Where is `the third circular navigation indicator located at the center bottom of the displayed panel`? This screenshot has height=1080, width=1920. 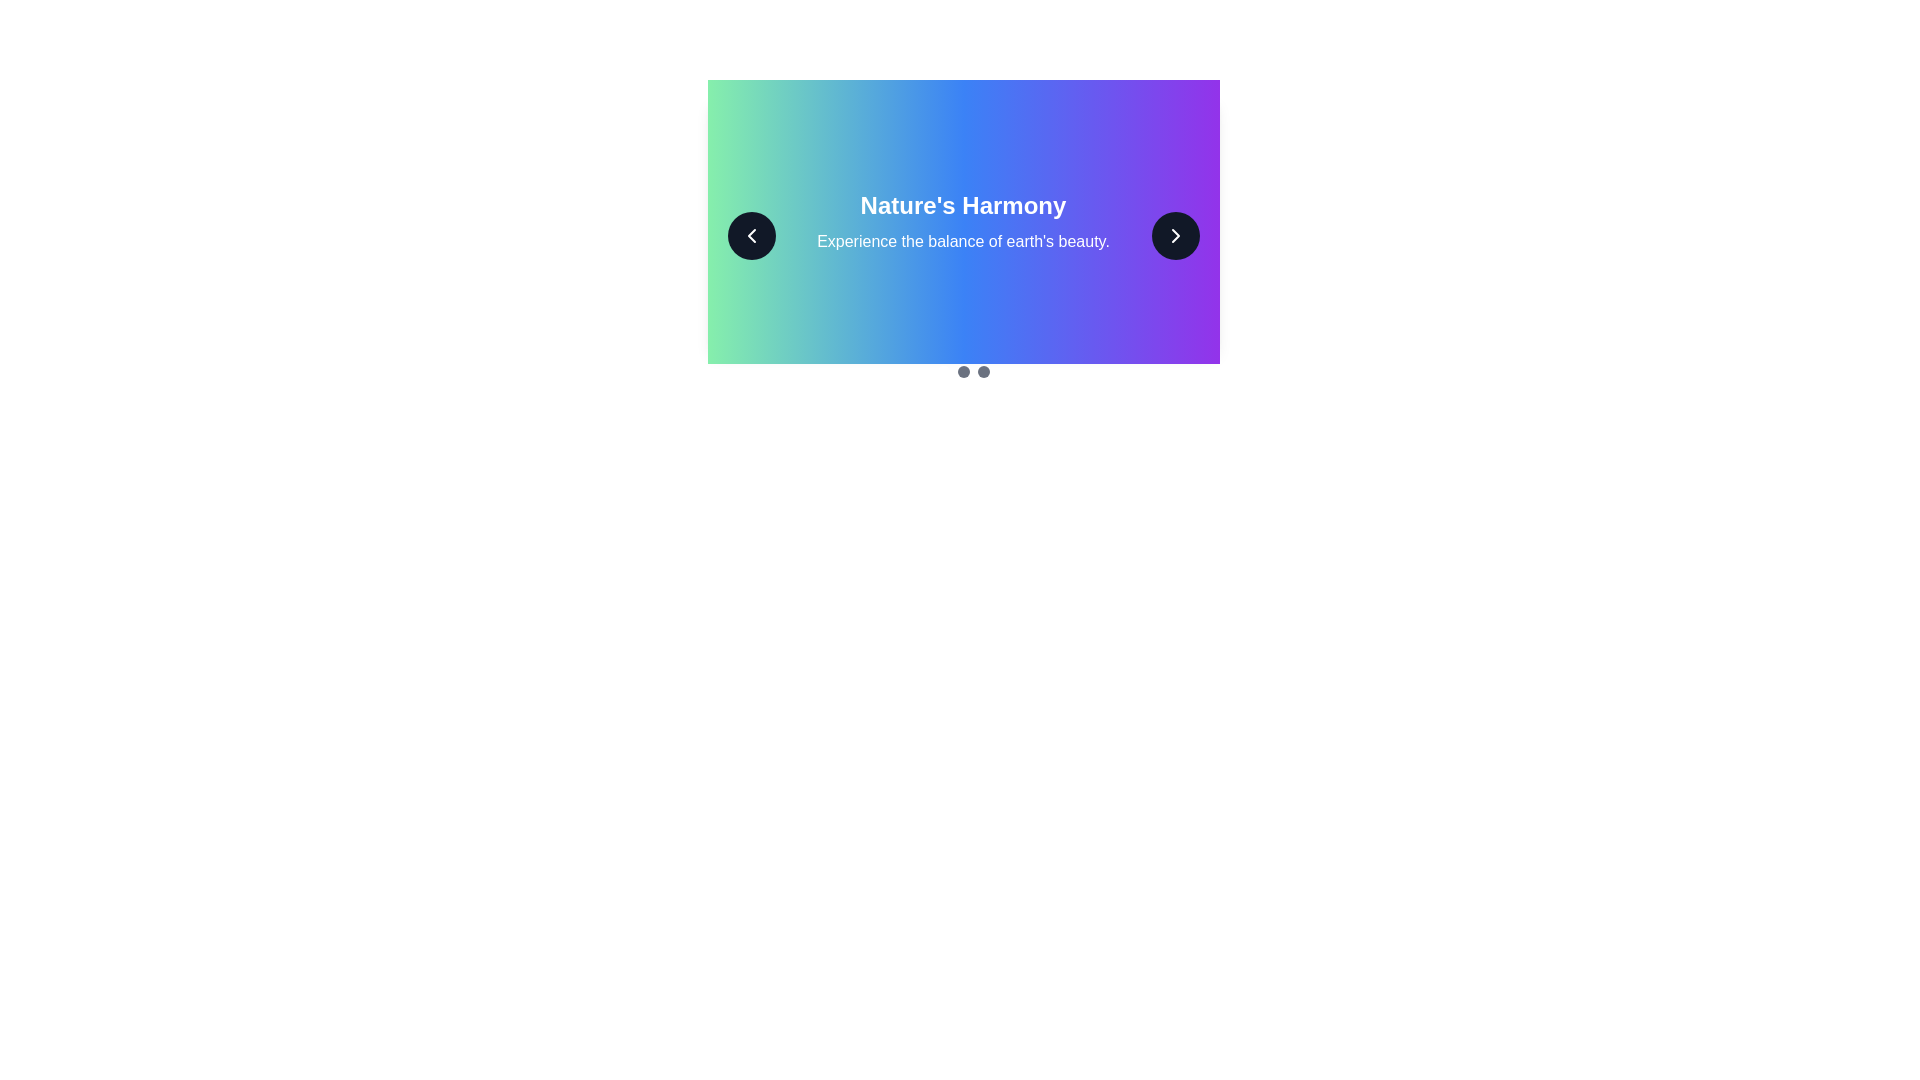
the third circular navigation indicator located at the center bottom of the displayed panel is located at coordinates (983, 371).